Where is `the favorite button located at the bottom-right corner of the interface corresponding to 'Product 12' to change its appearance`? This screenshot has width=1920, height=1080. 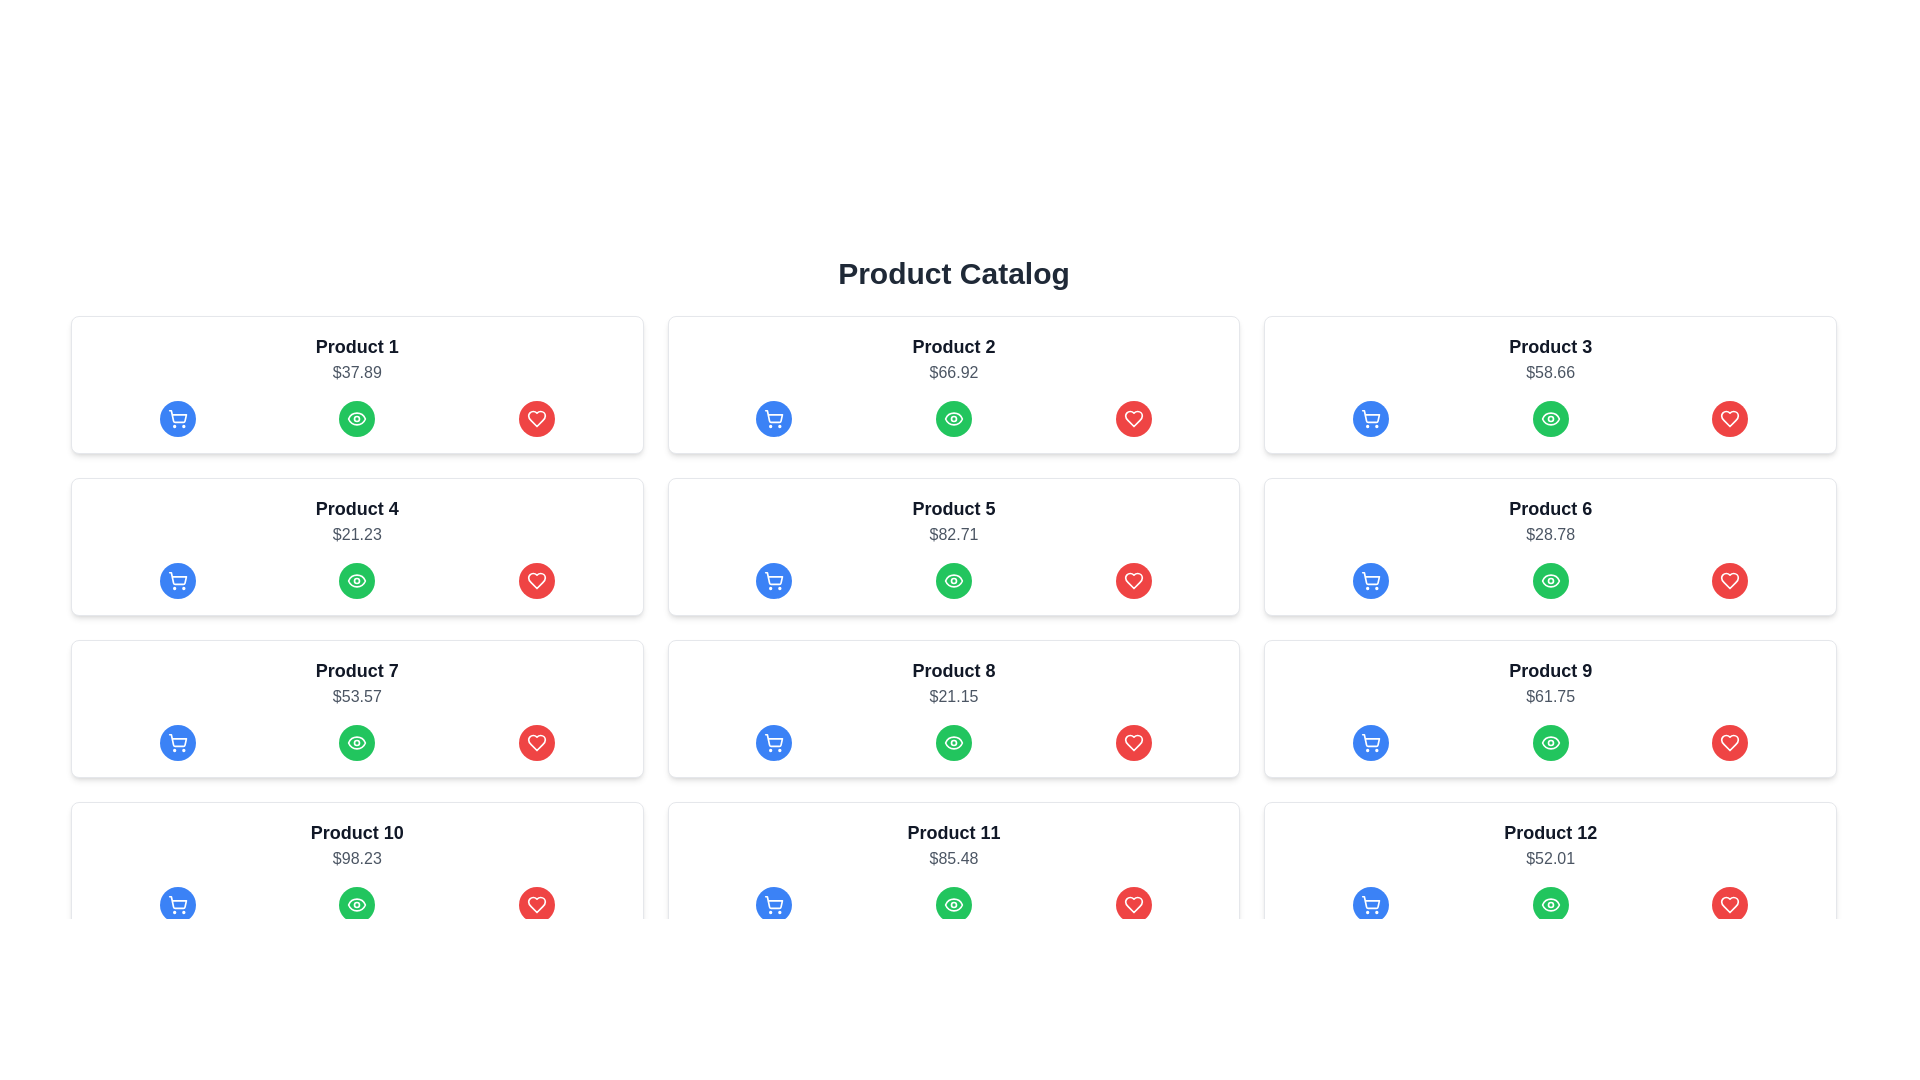
the favorite button located at the bottom-right corner of the interface corresponding to 'Product 12' to change its appearance is located at coordinates (1729, 905).